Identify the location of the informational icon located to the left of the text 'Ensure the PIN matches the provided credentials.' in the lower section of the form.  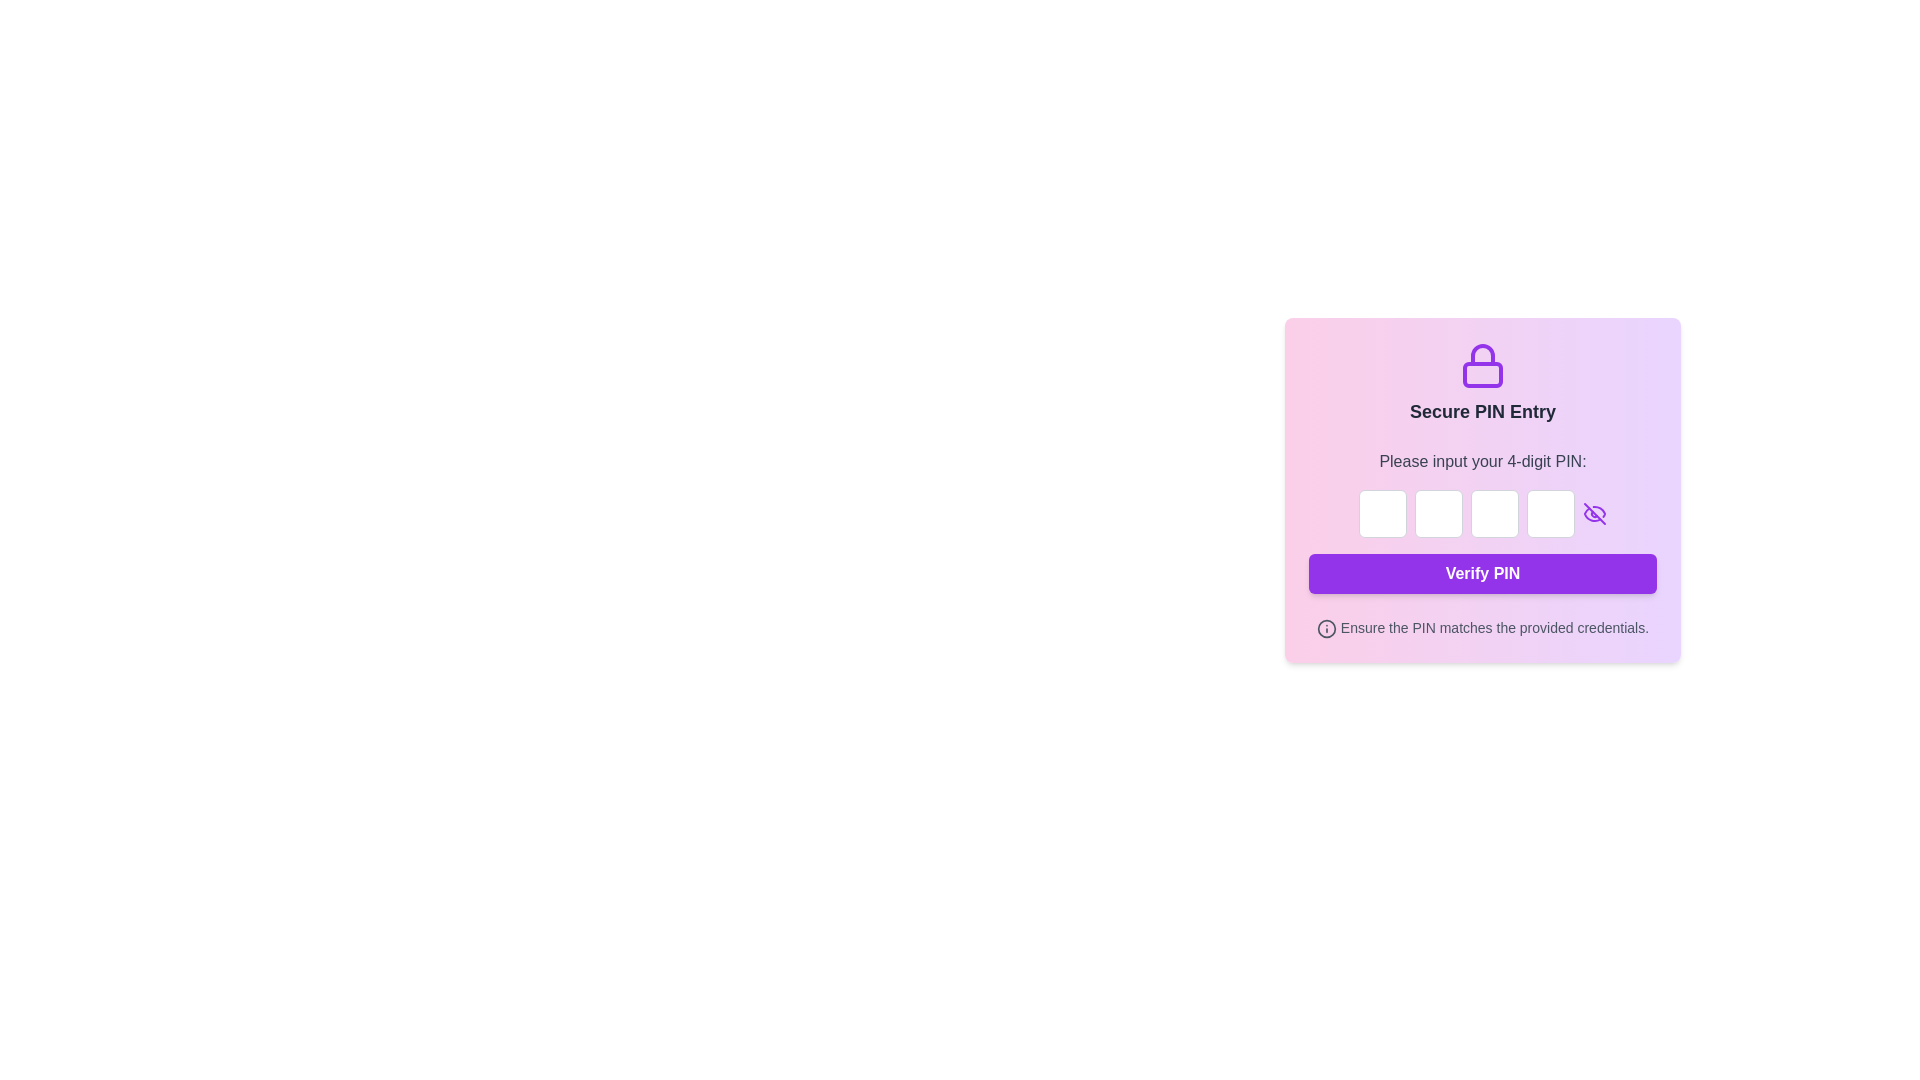
(1326, 628).